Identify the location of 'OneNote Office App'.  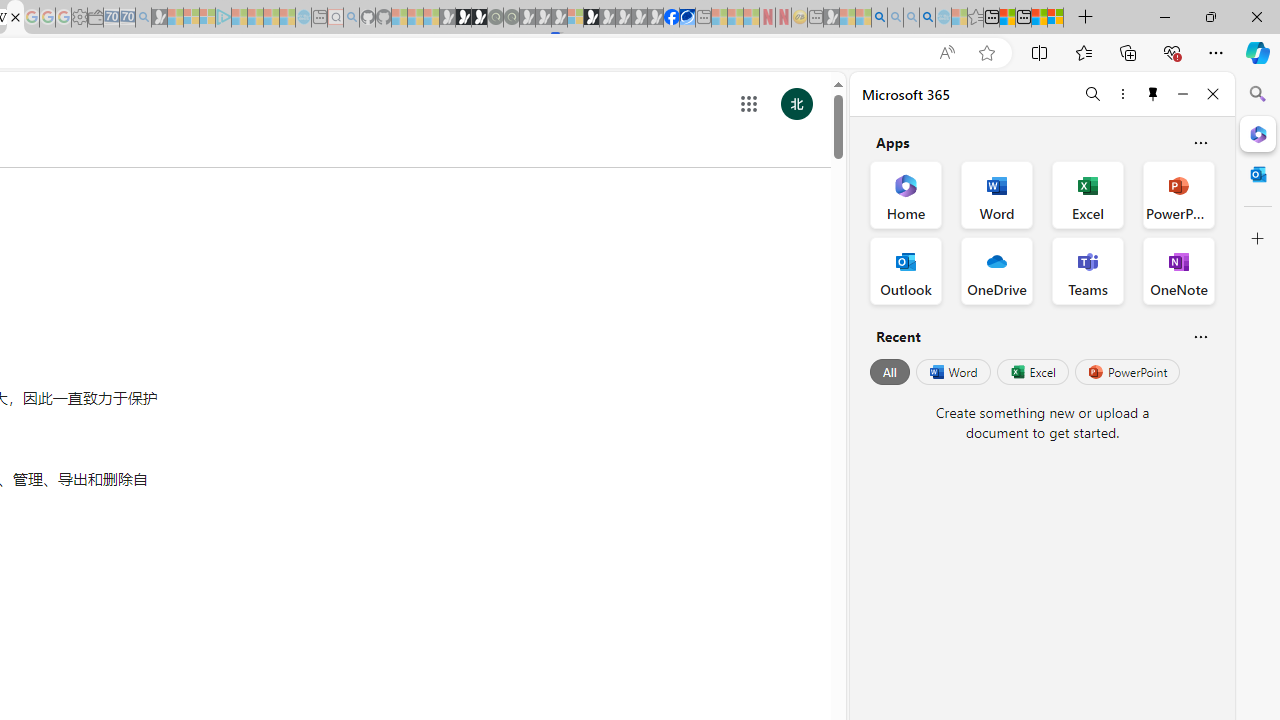
(1178, 271).